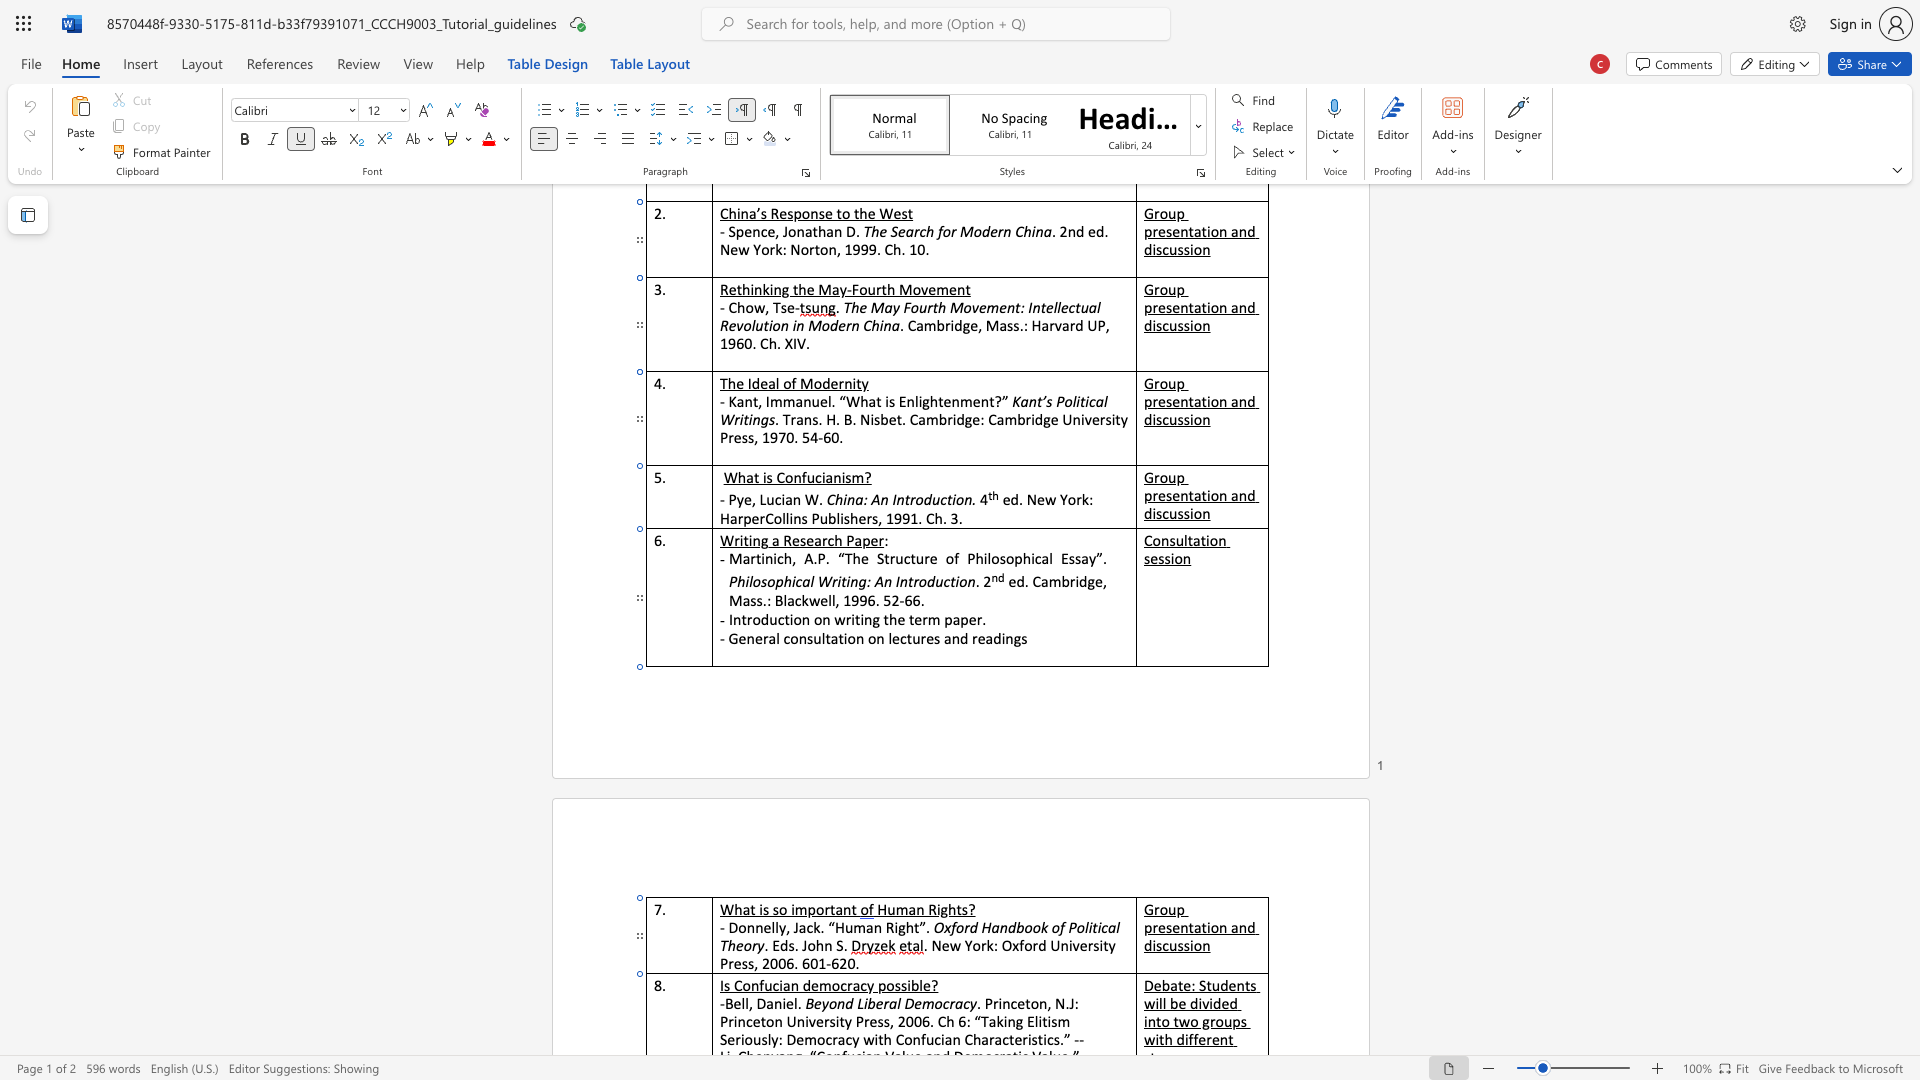 This screenshot has height=1080, width=1920. Describe the element at coordinates (835, 984) in the screenshot. I see `the 2th character "o" in the text` at that location.